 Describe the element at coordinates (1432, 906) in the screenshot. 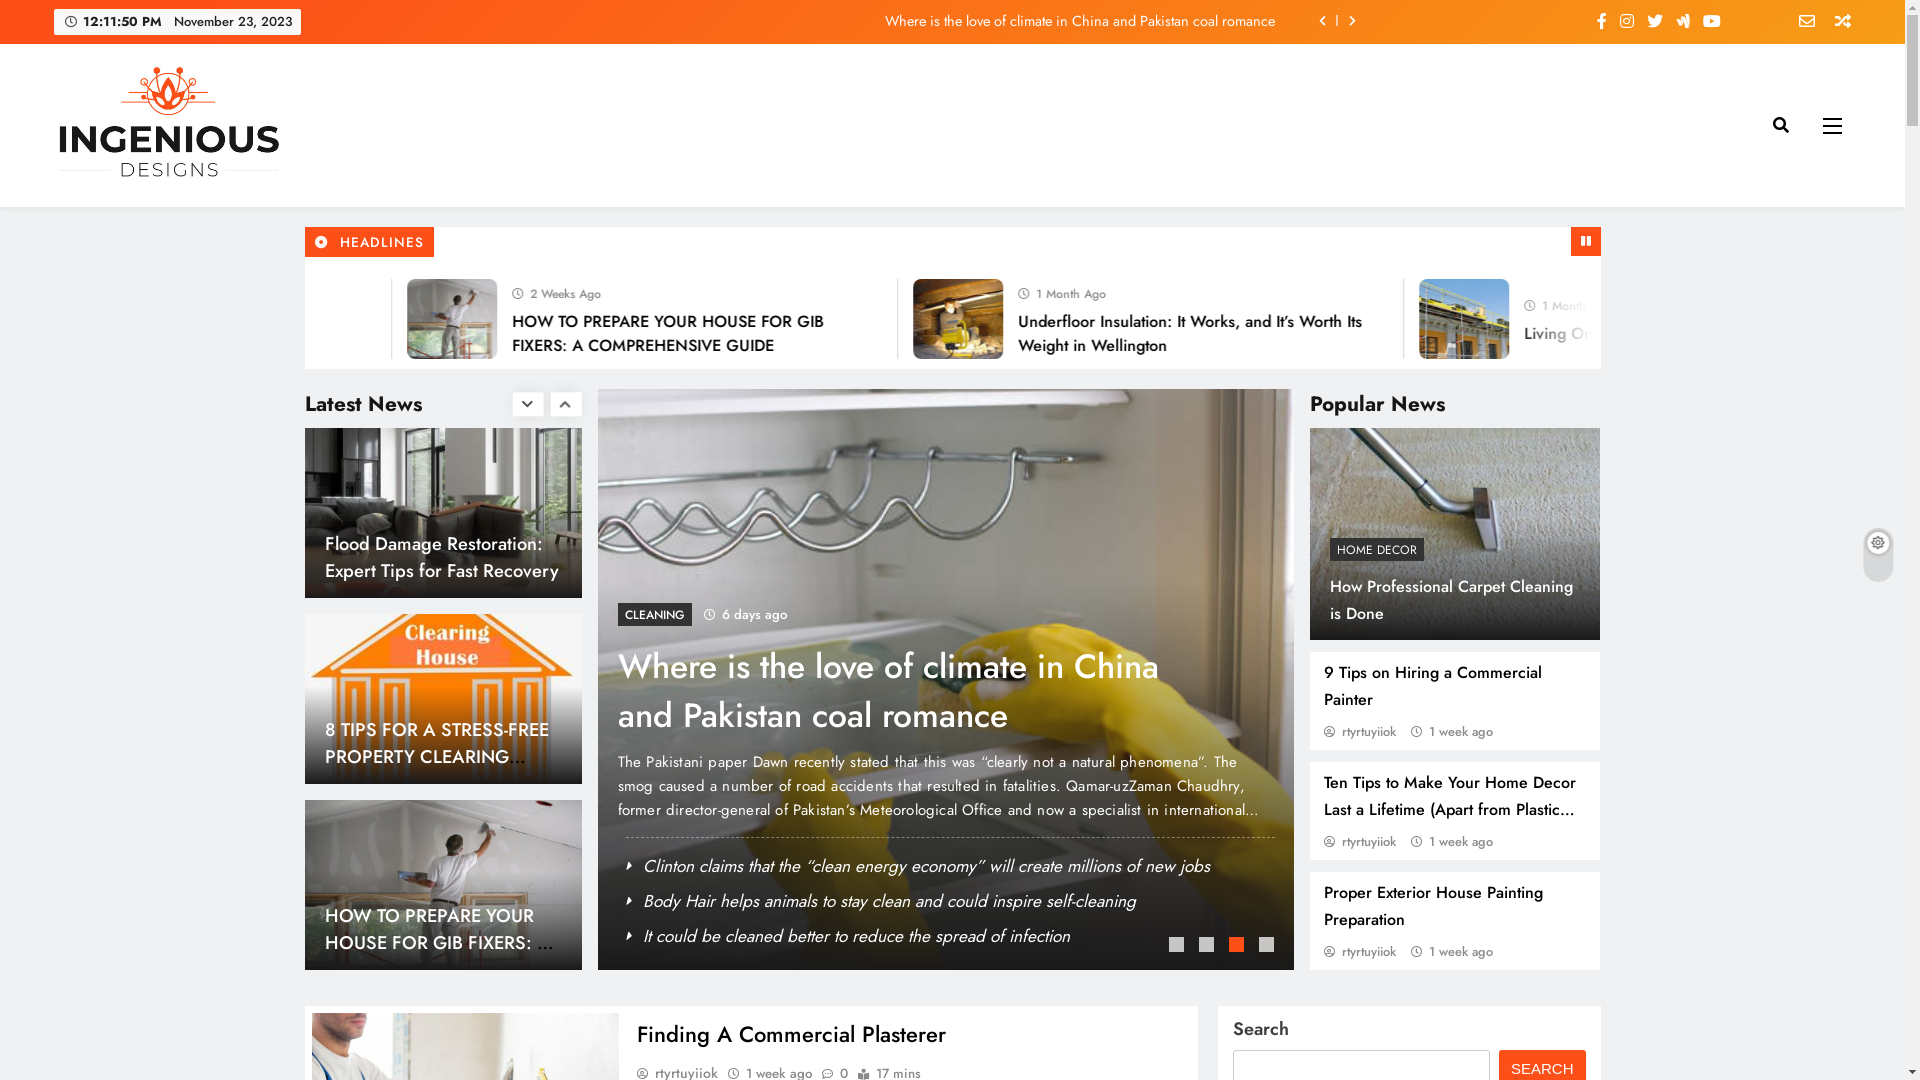

I see `'Proper Exterior House Painting Preparation'` at that location.